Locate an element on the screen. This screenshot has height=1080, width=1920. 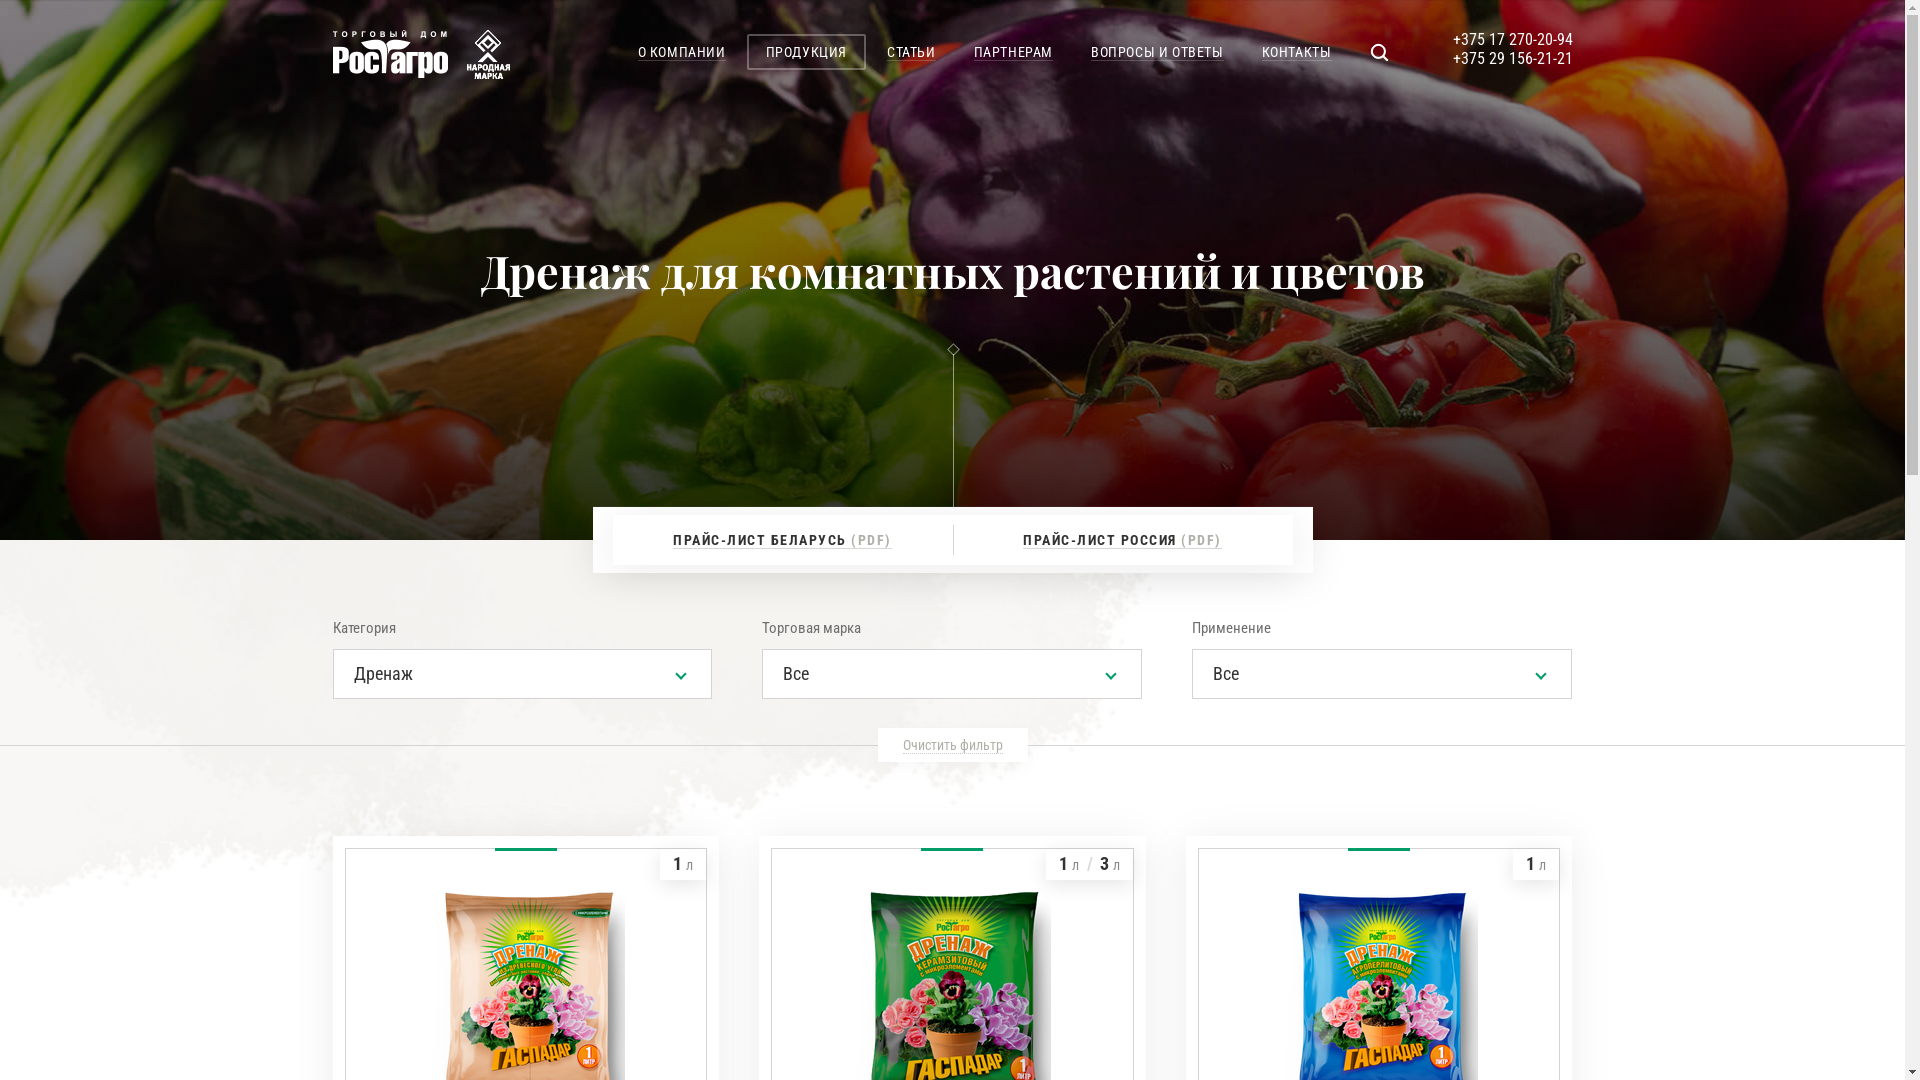
'+375 17 270-20-94' is located at coordinates (1512, 39).